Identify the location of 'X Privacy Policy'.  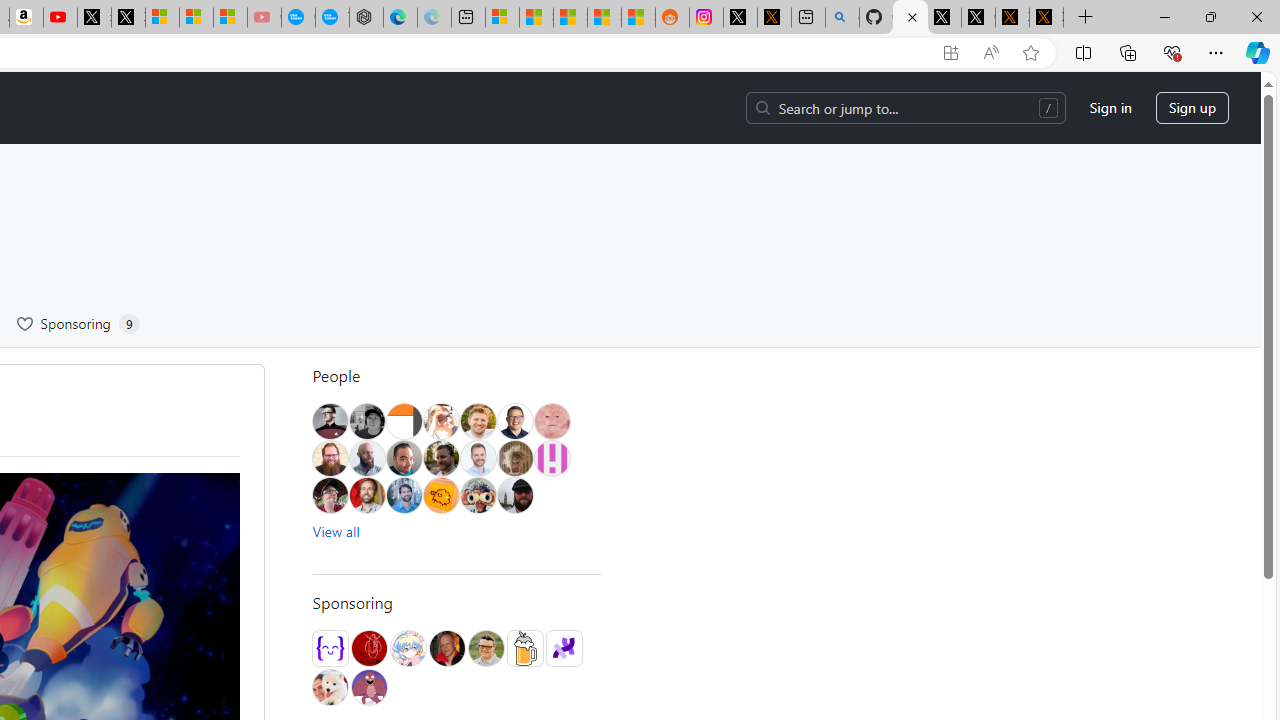
(1046, 17).